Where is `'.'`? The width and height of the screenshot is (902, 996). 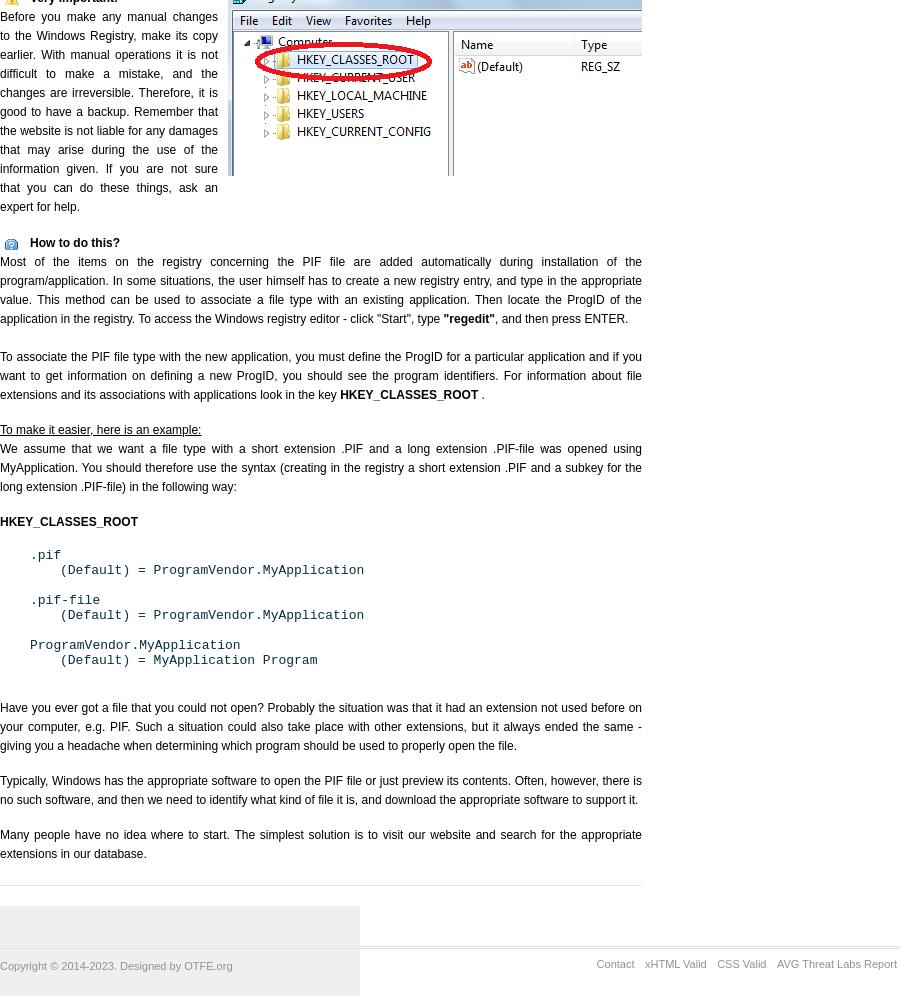
'.' is located at coordinates (481, 394).